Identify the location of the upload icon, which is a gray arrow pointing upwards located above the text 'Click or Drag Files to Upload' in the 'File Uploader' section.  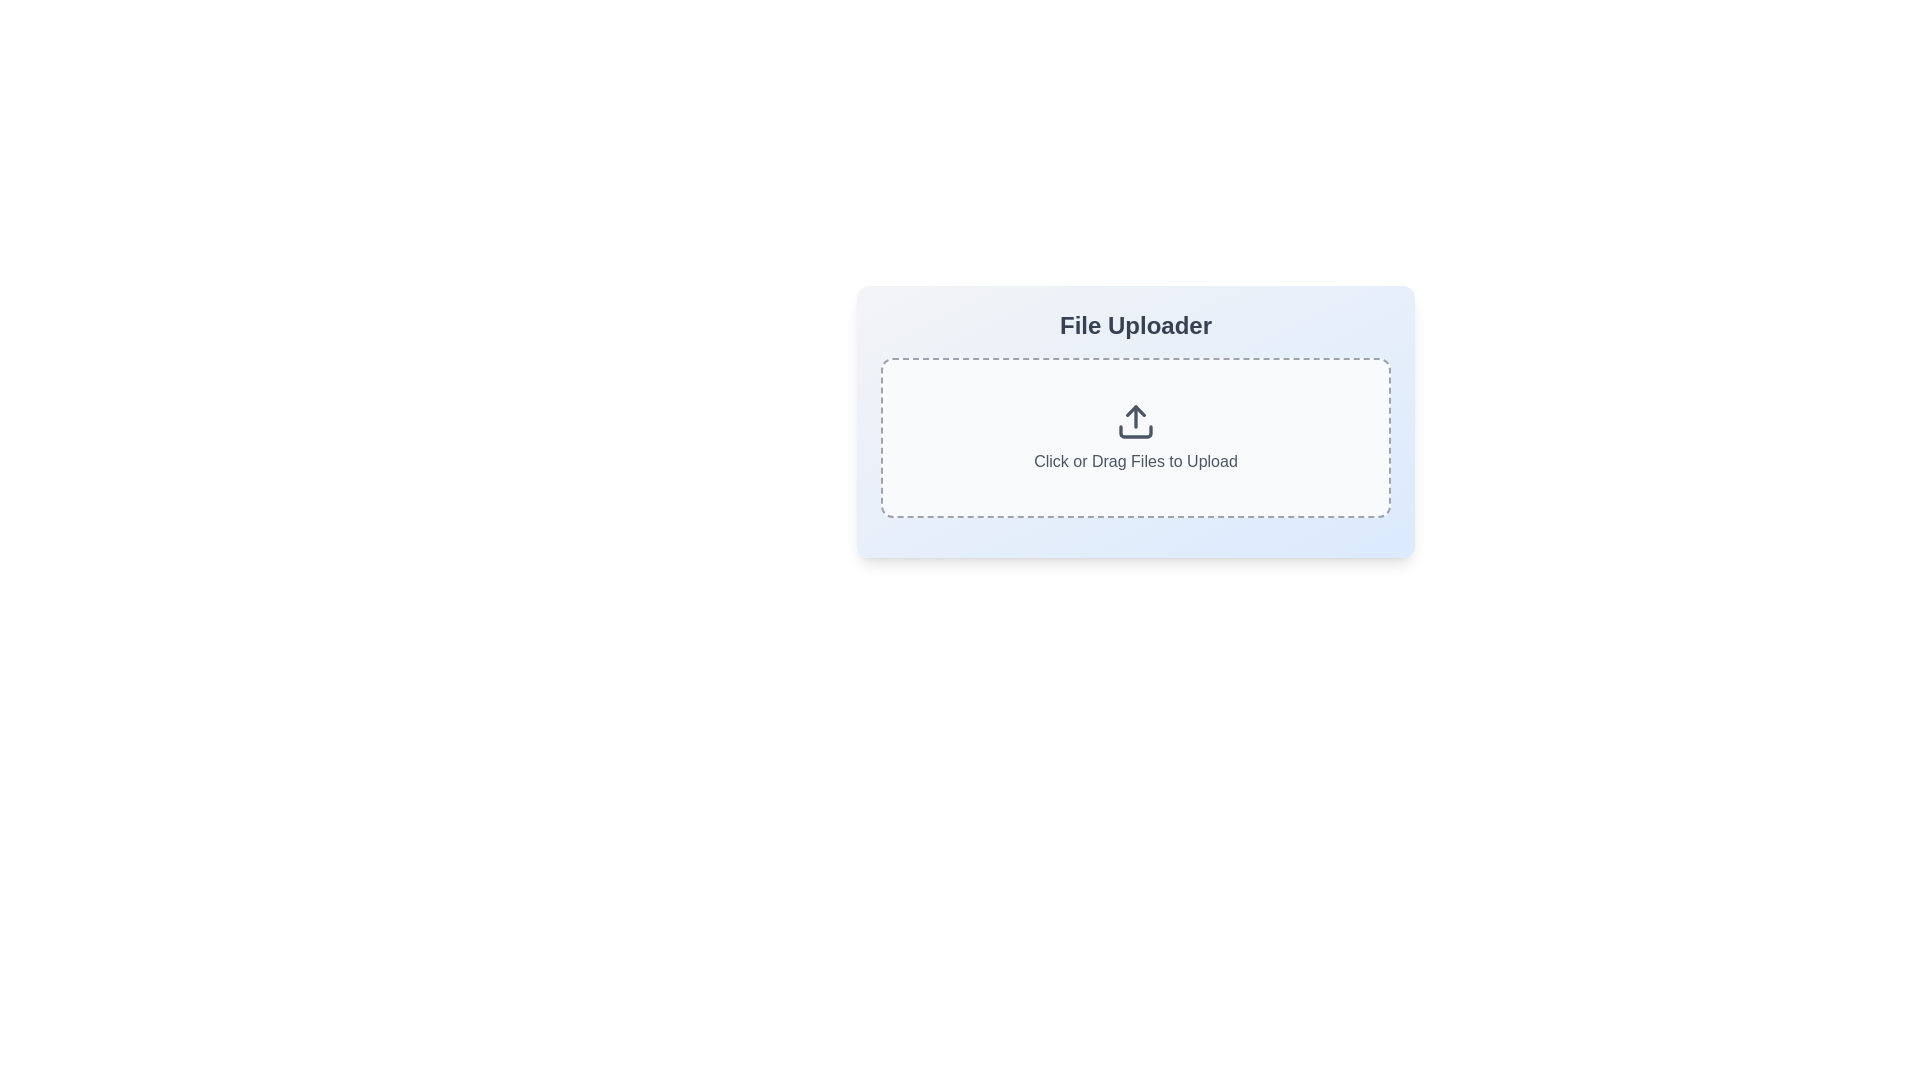
(1136, 420).